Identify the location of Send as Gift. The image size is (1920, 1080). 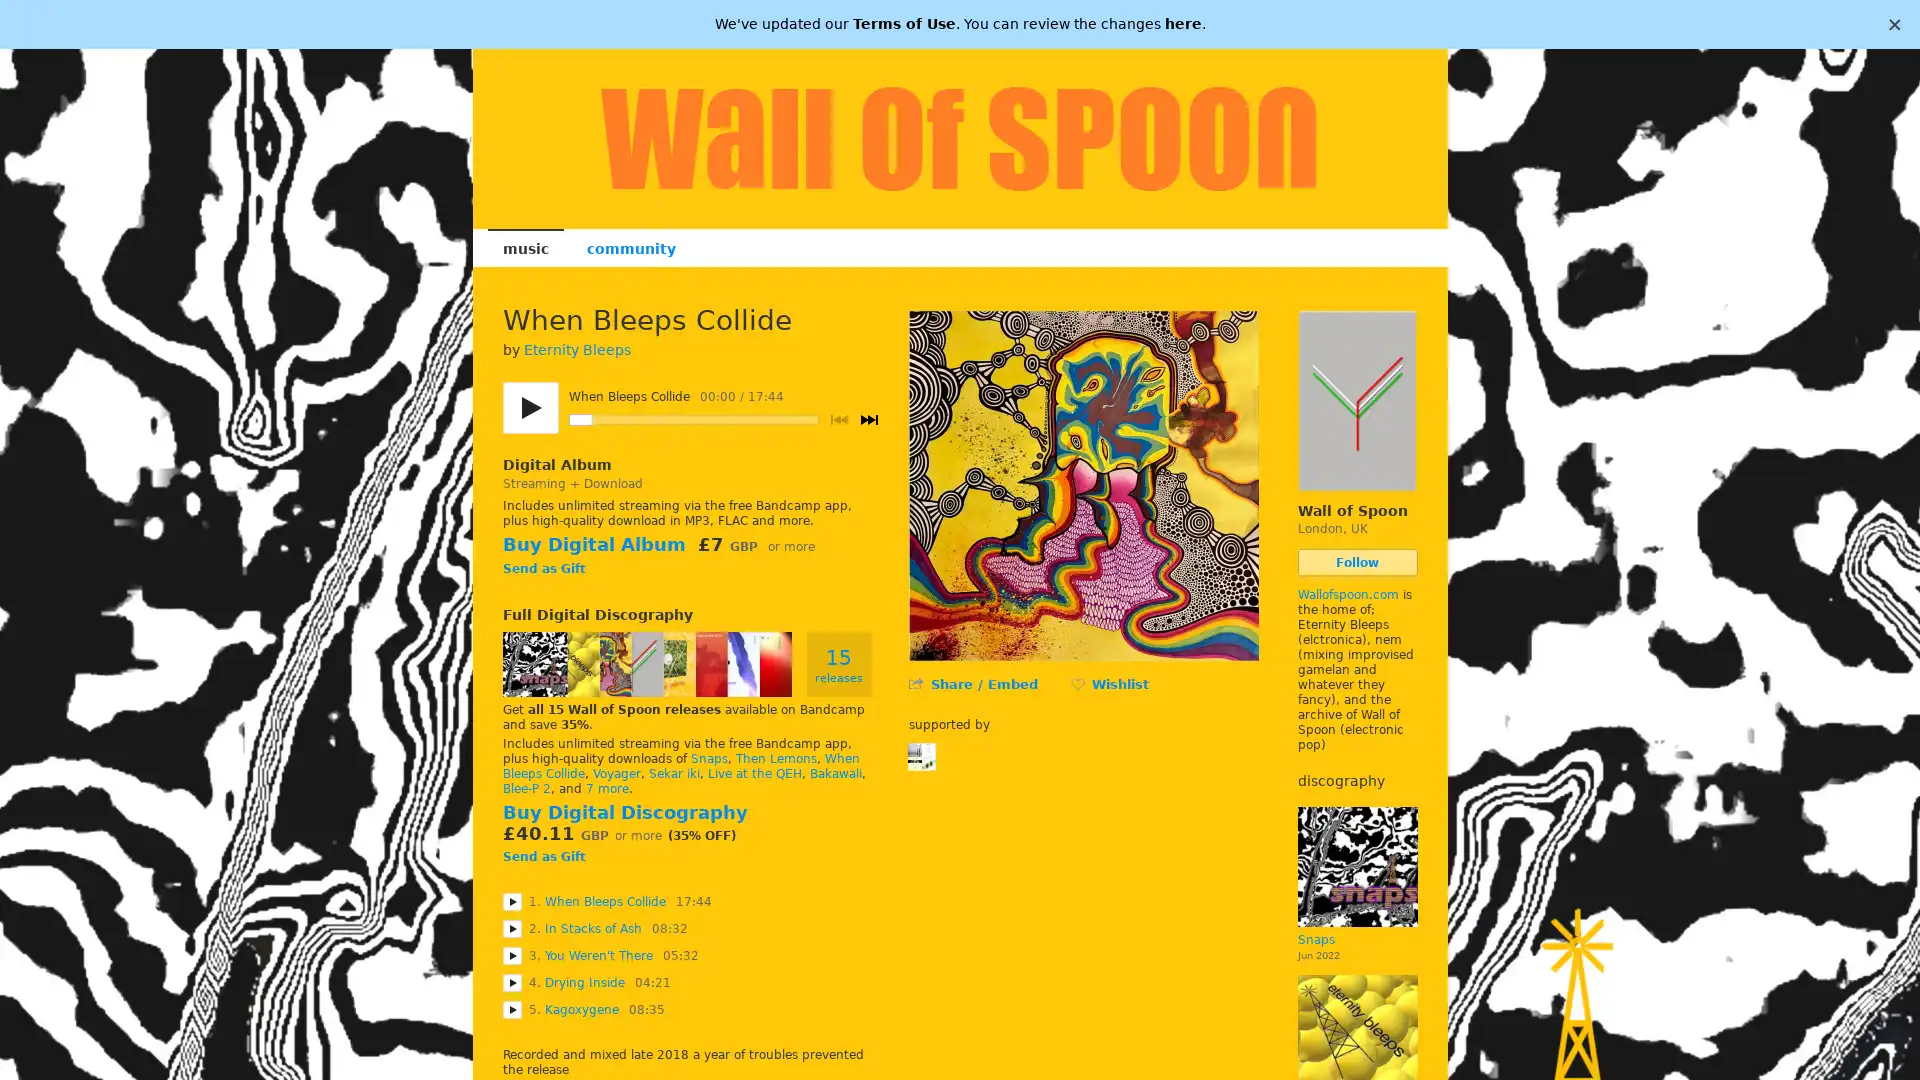
(543, 855).